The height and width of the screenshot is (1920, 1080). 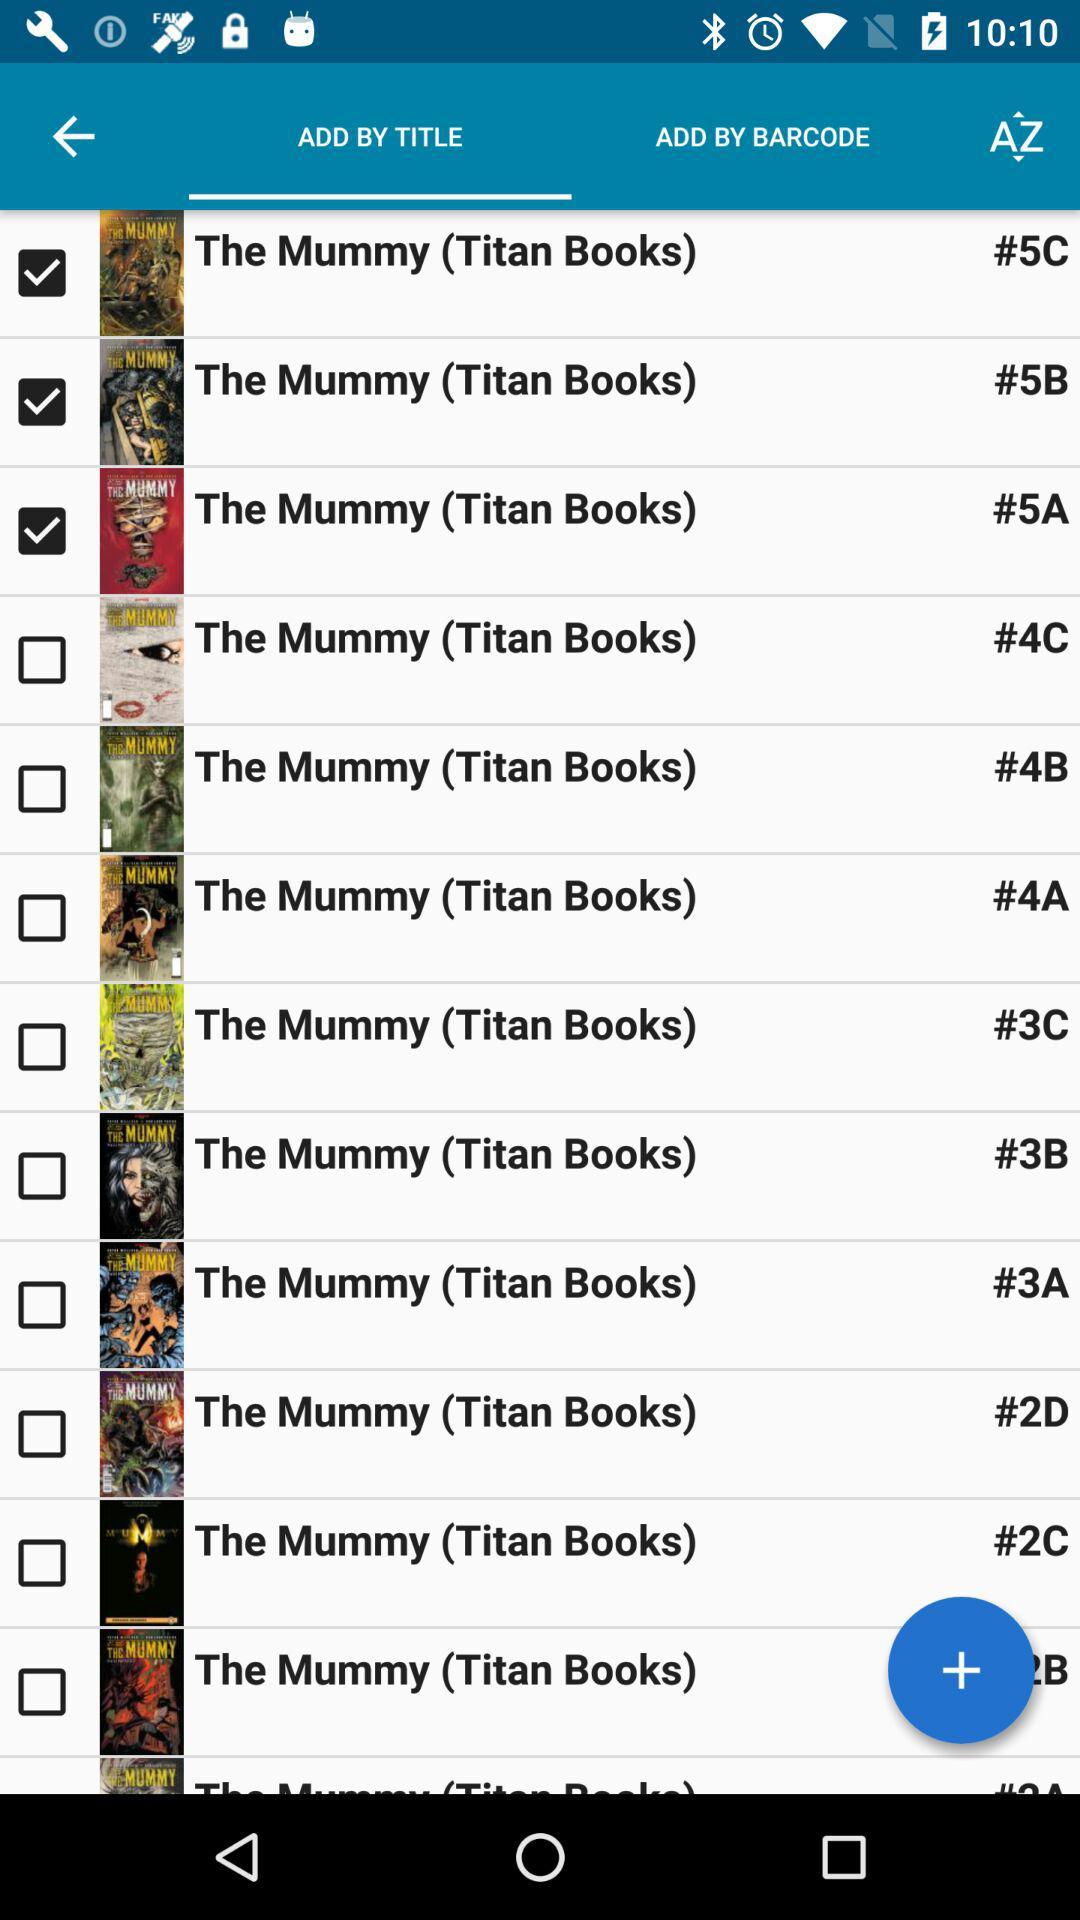 I want to click on item next to the the mummy titan, so click(x=1031, y=1022).